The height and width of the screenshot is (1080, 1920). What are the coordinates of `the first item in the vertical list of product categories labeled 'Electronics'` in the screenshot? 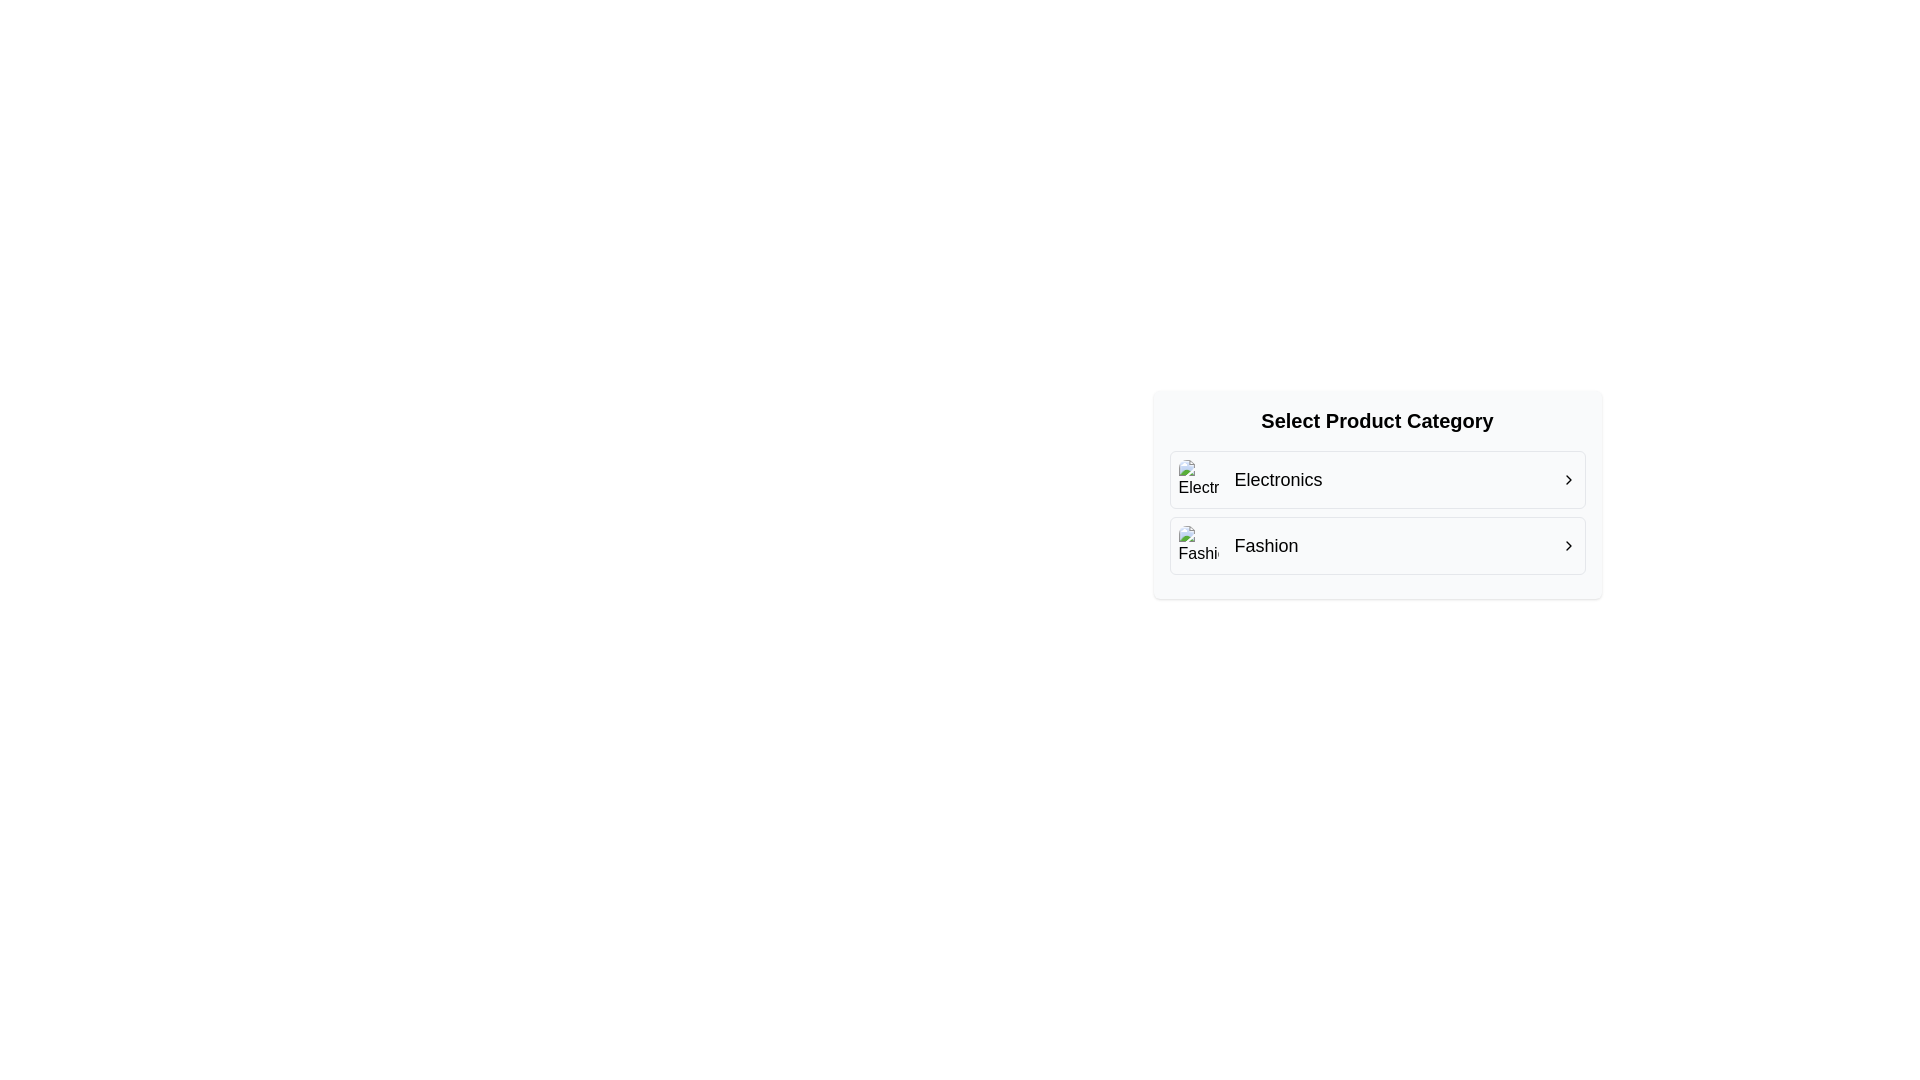 It's located at (1376, 479).